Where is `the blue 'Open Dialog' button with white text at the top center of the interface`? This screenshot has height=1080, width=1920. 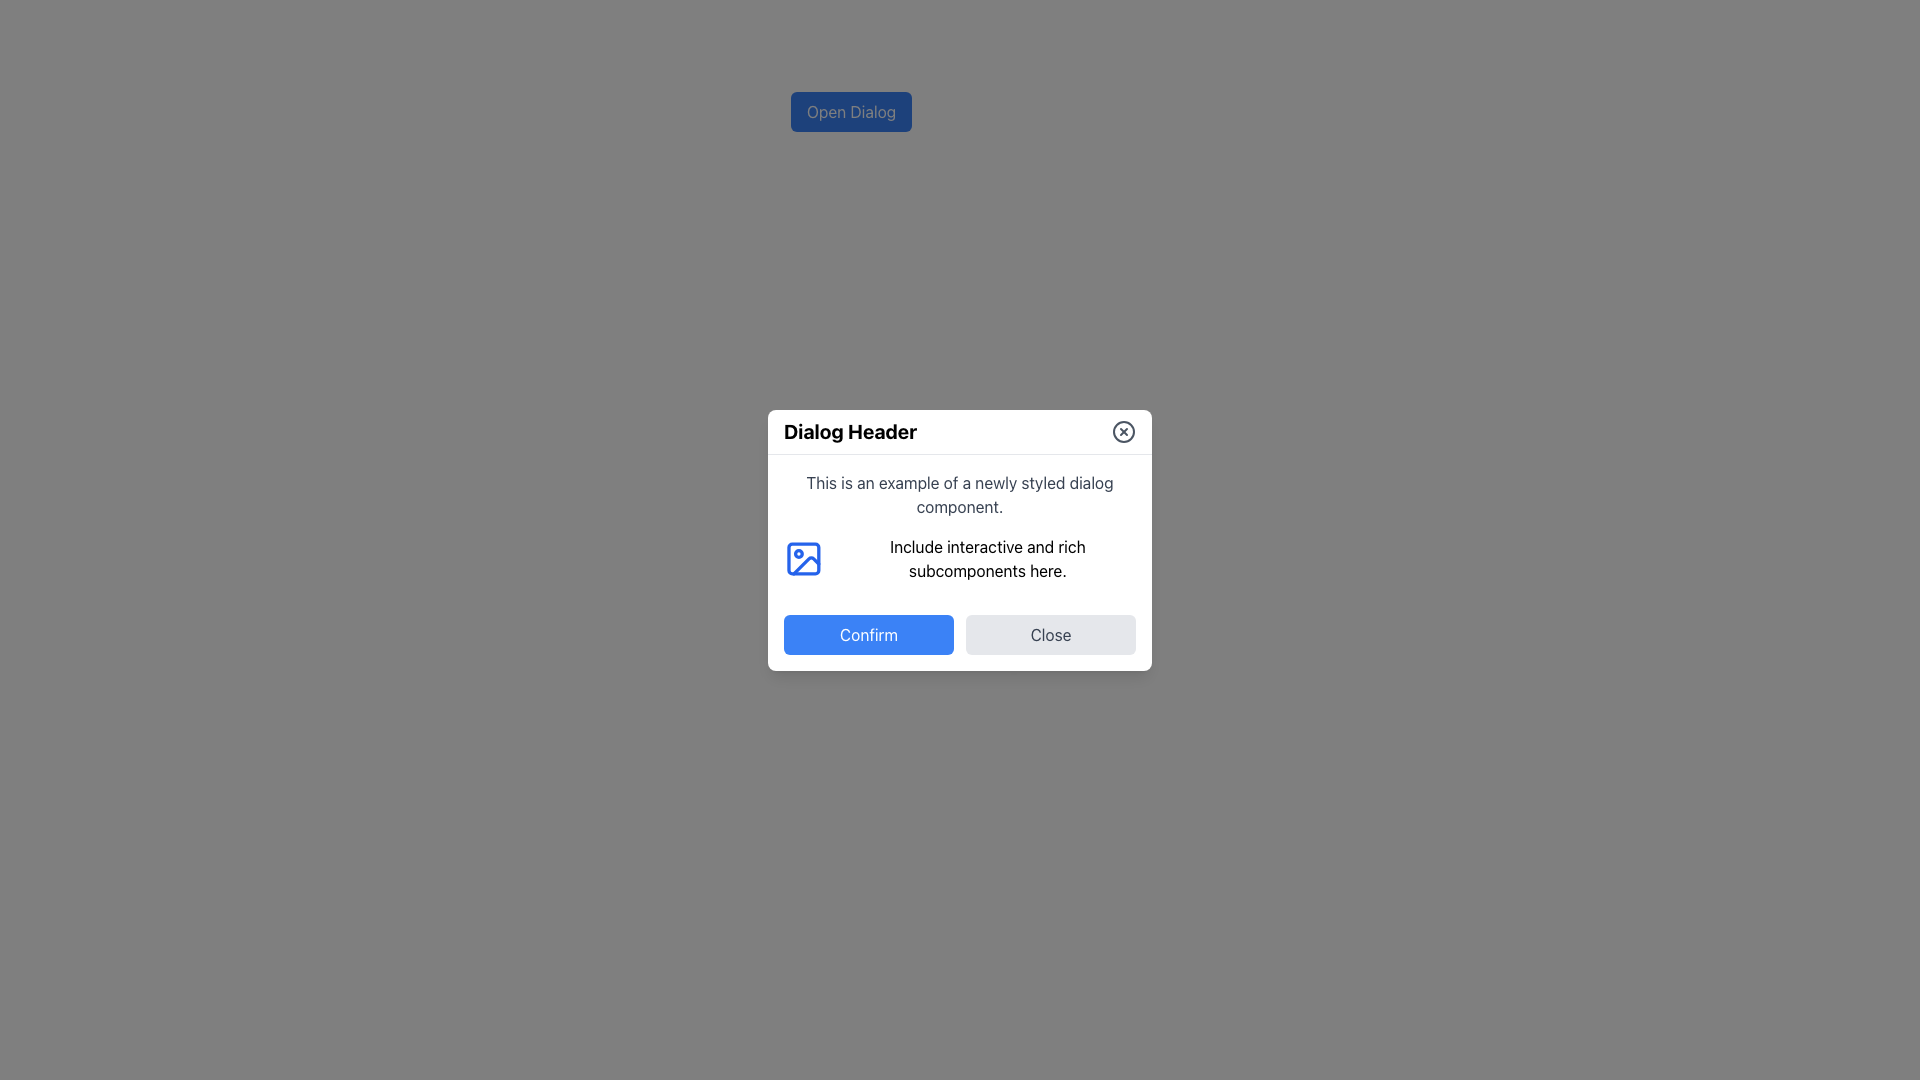
the blue 'Open Dialog' button with white text at the top center of the interface is located at coordinates (851, 111).